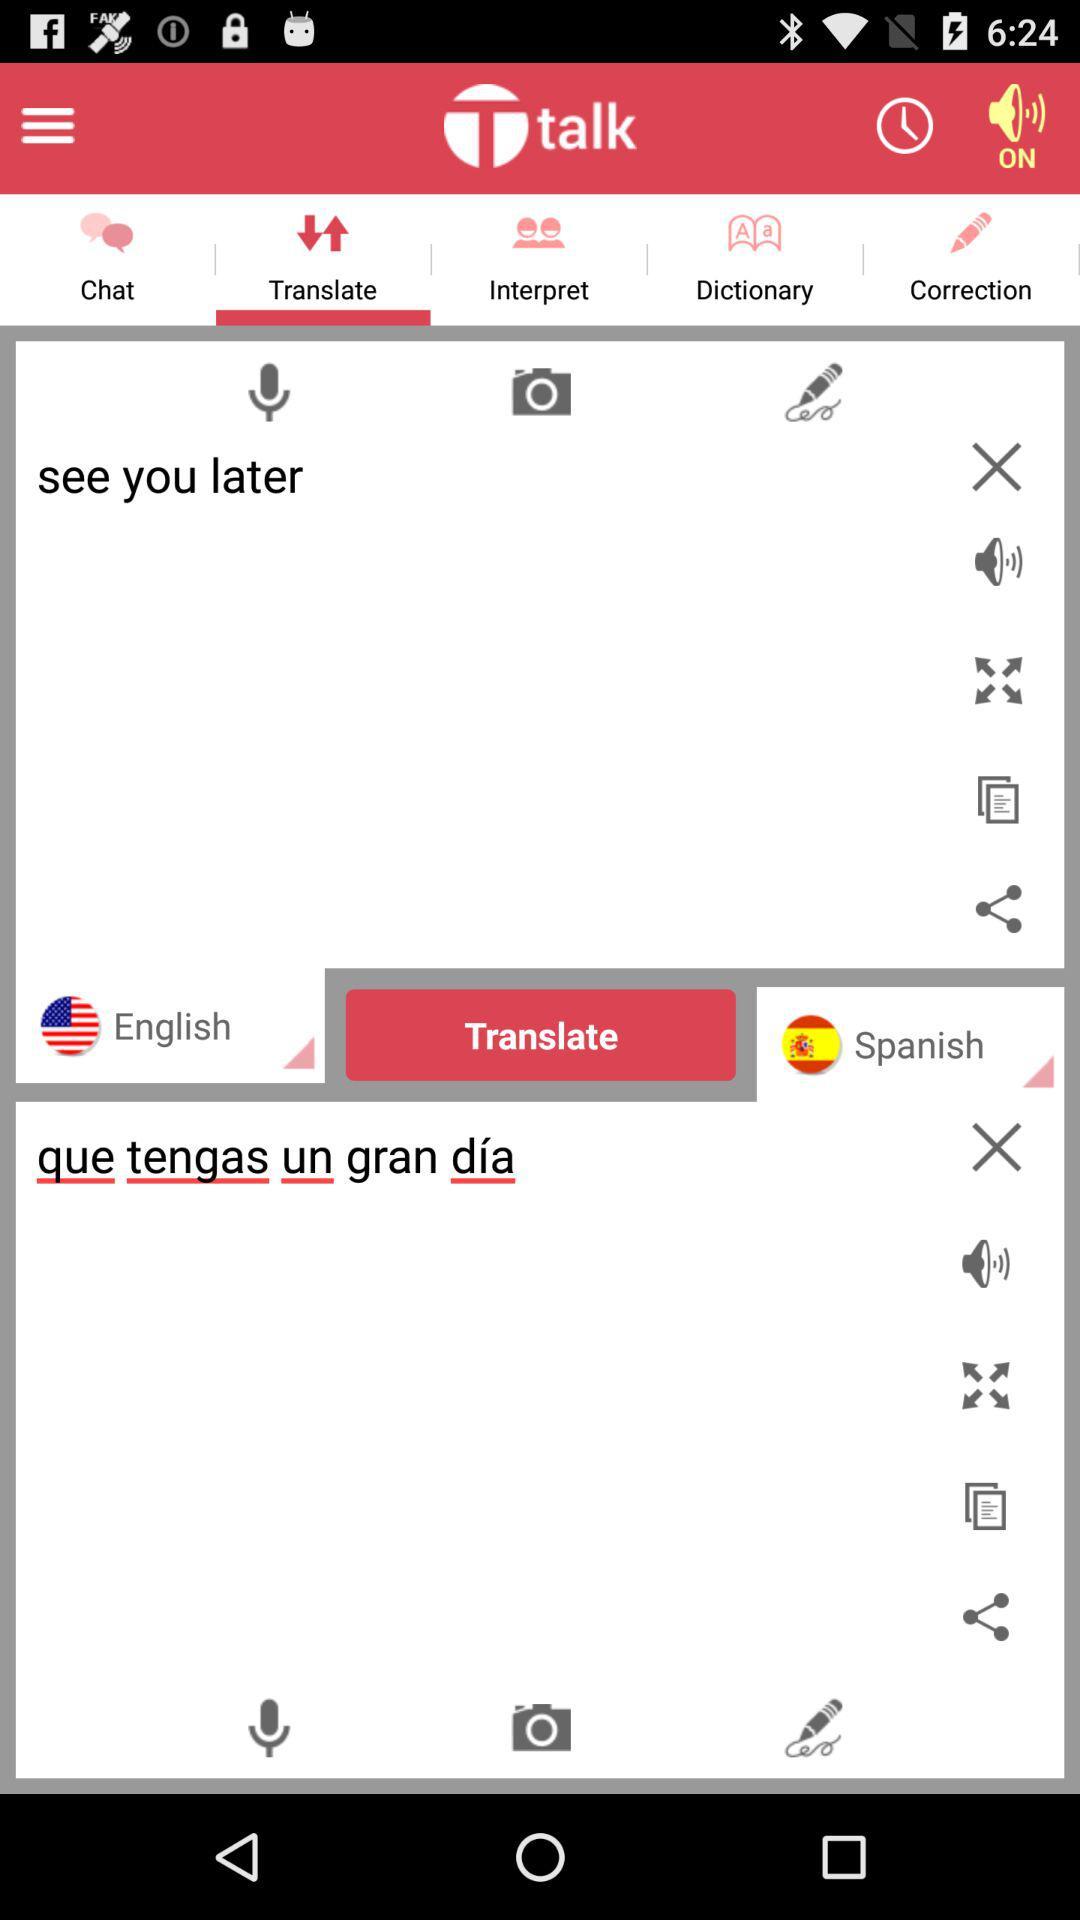  What do you see at coordinates (267, 1726) in the screenshot?
I see `start recording` at bounding box center [267, 1726].